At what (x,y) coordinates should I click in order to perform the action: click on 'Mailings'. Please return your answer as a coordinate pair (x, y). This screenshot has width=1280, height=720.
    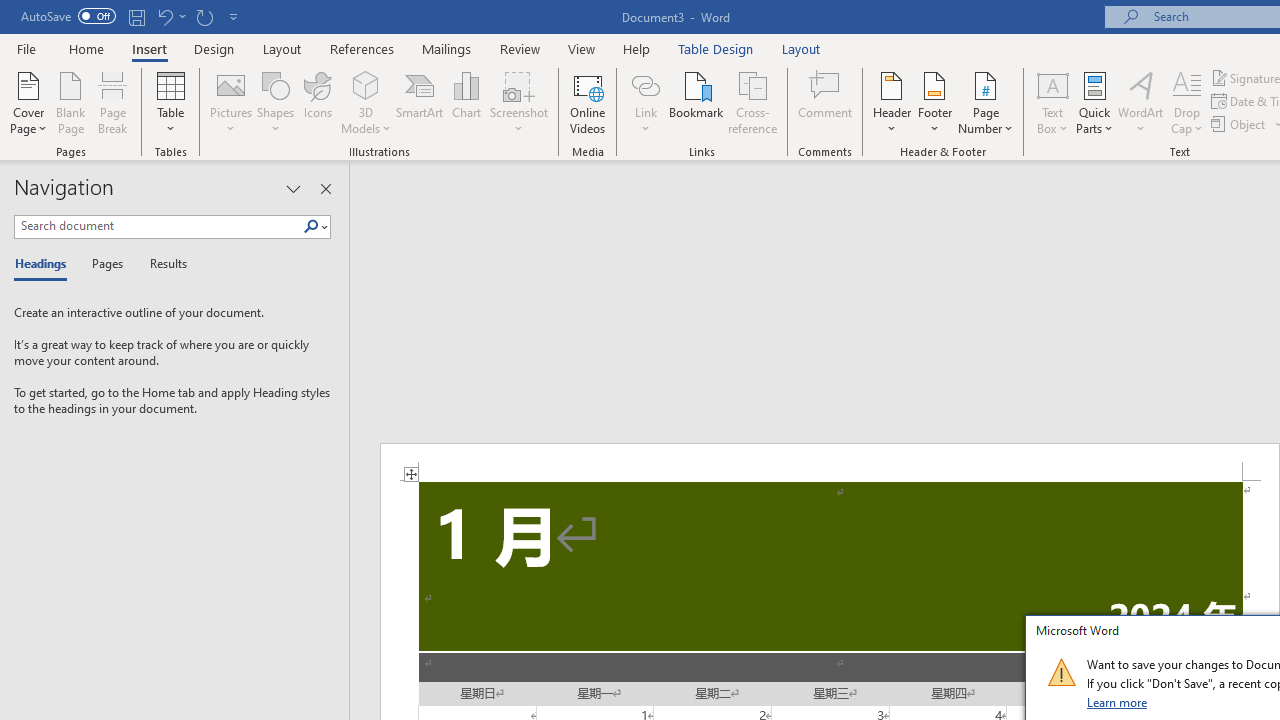
    Looking at the image, I should click on (446, 48).